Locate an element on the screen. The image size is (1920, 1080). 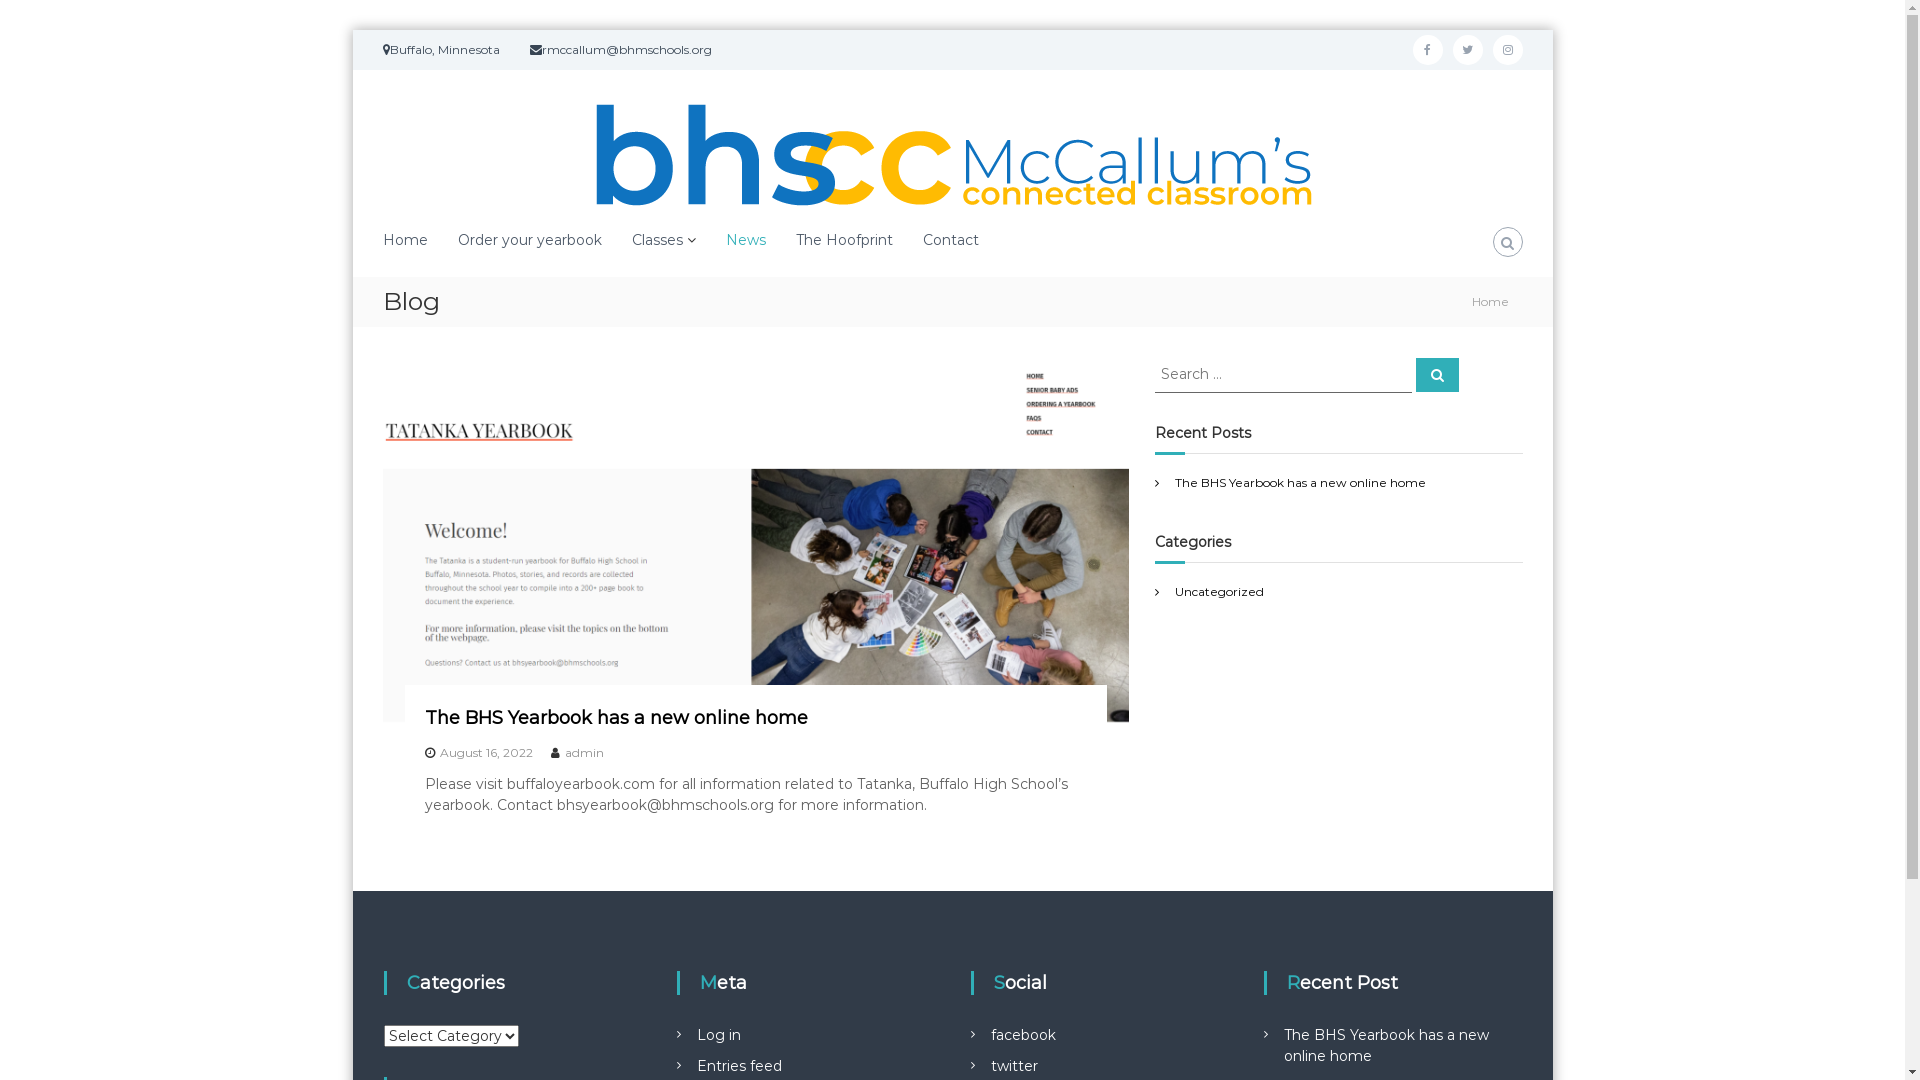
'Order your yearbook' is located at coordinates (529, 238).